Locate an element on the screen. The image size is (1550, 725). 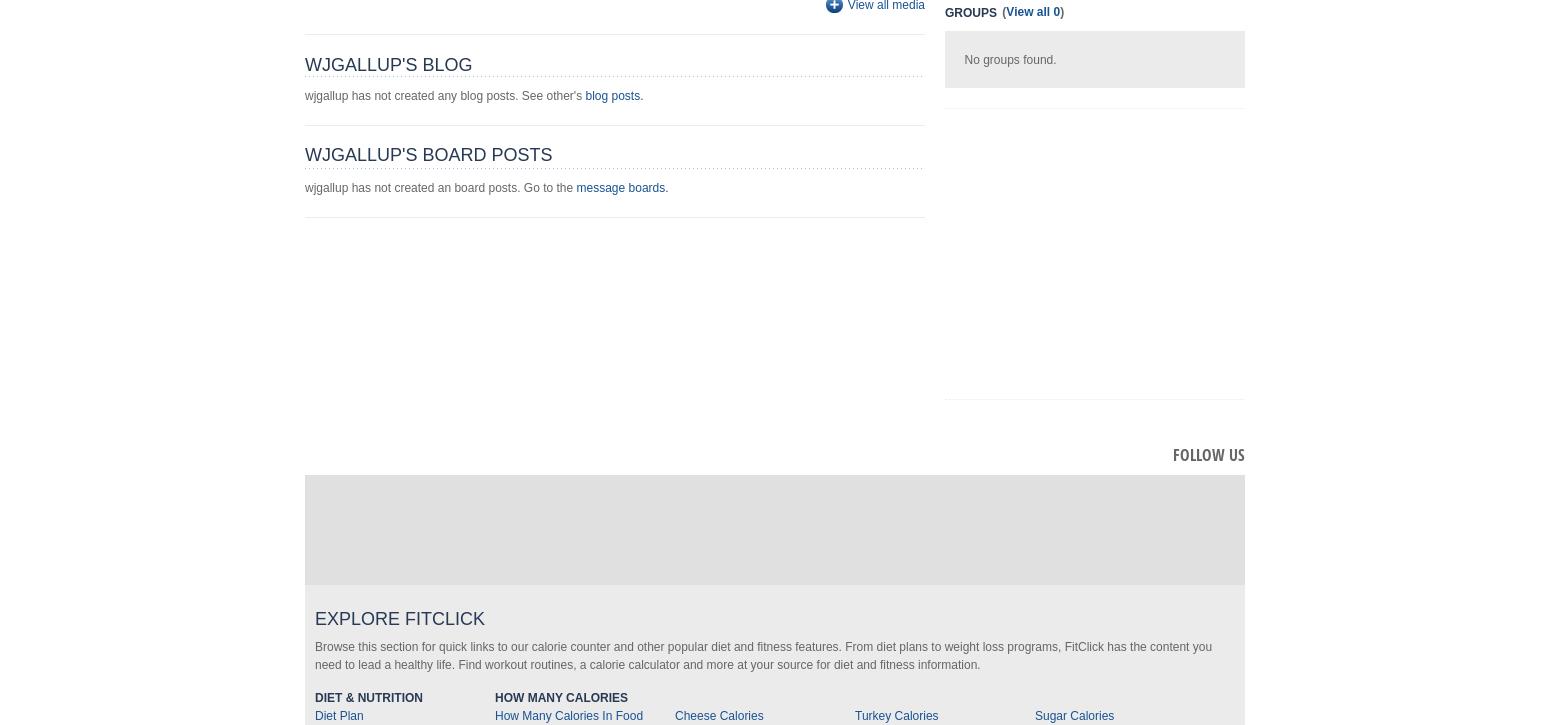
'Sugar Calories' is located at coordinates (1074, 715).